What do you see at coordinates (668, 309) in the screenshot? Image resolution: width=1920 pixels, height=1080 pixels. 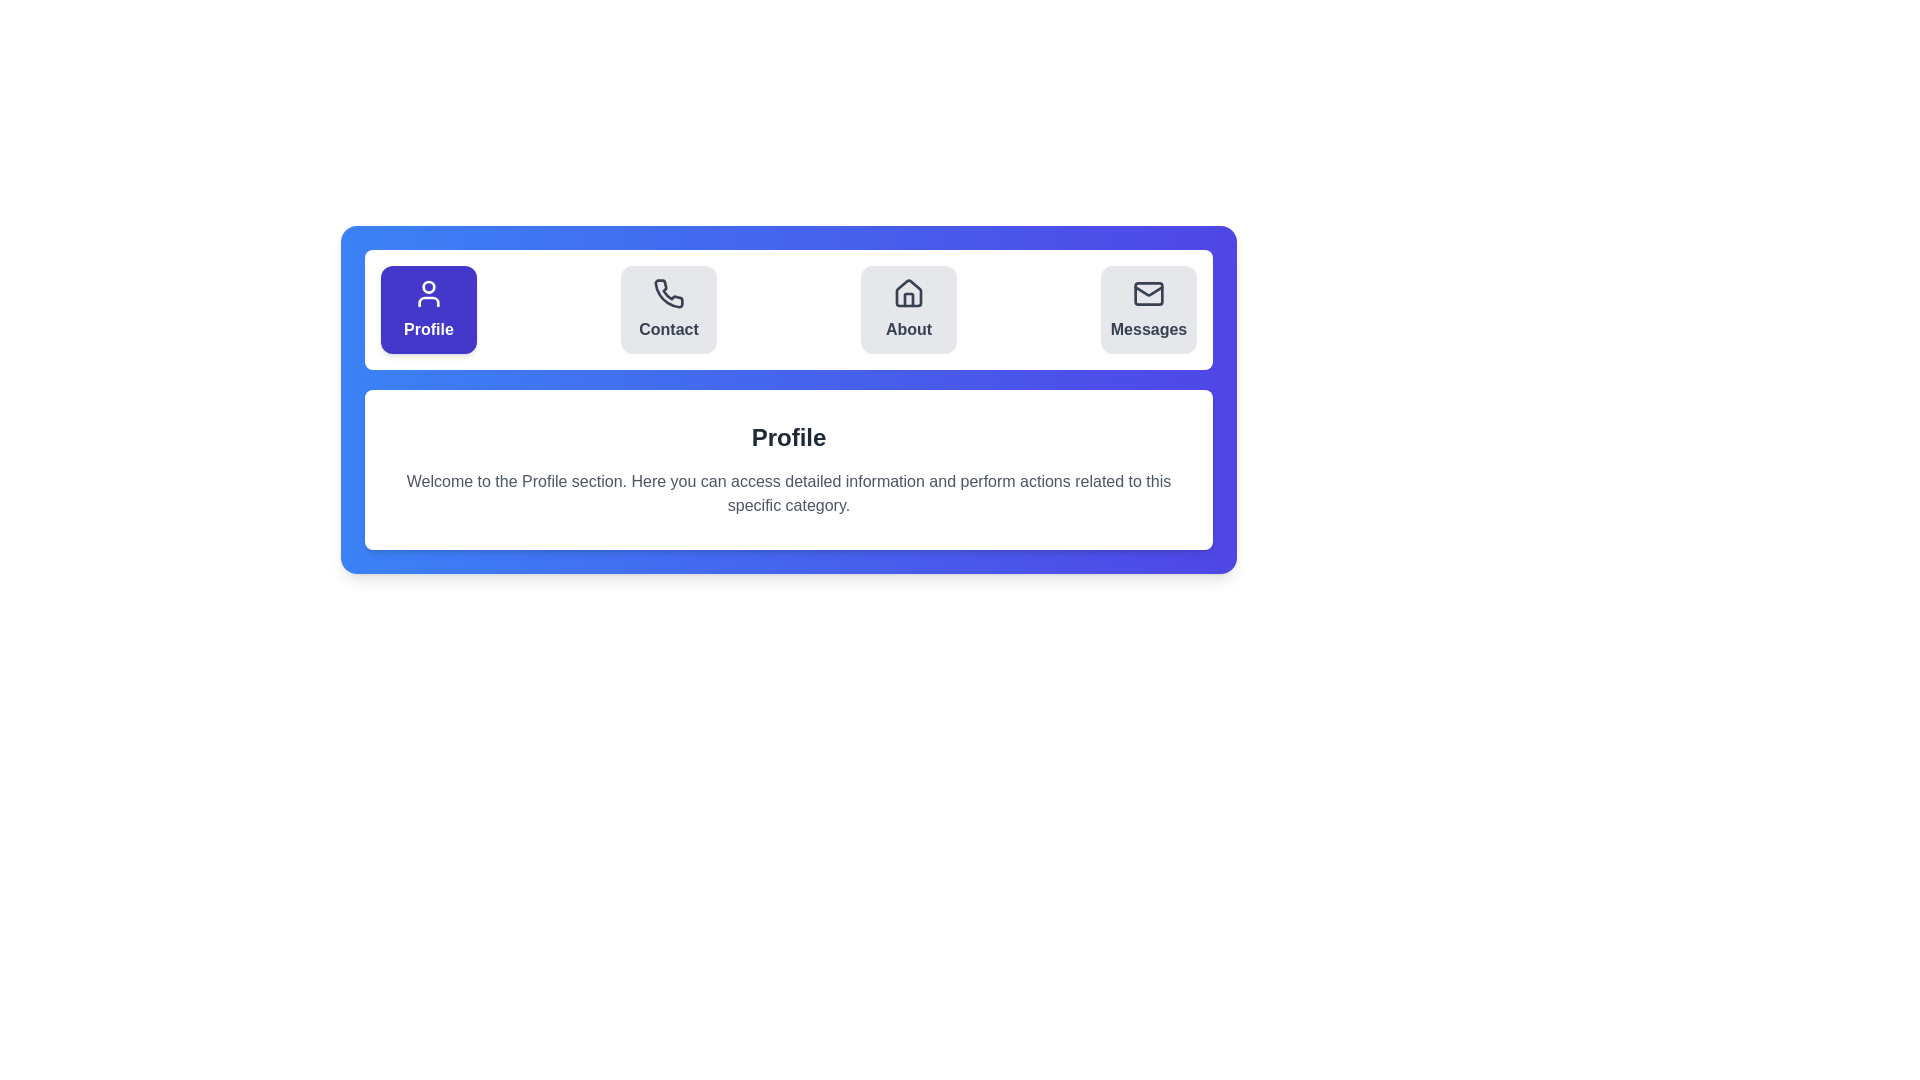 I see `the Contact tab by clicking its button` at bounding box center [668, 309].